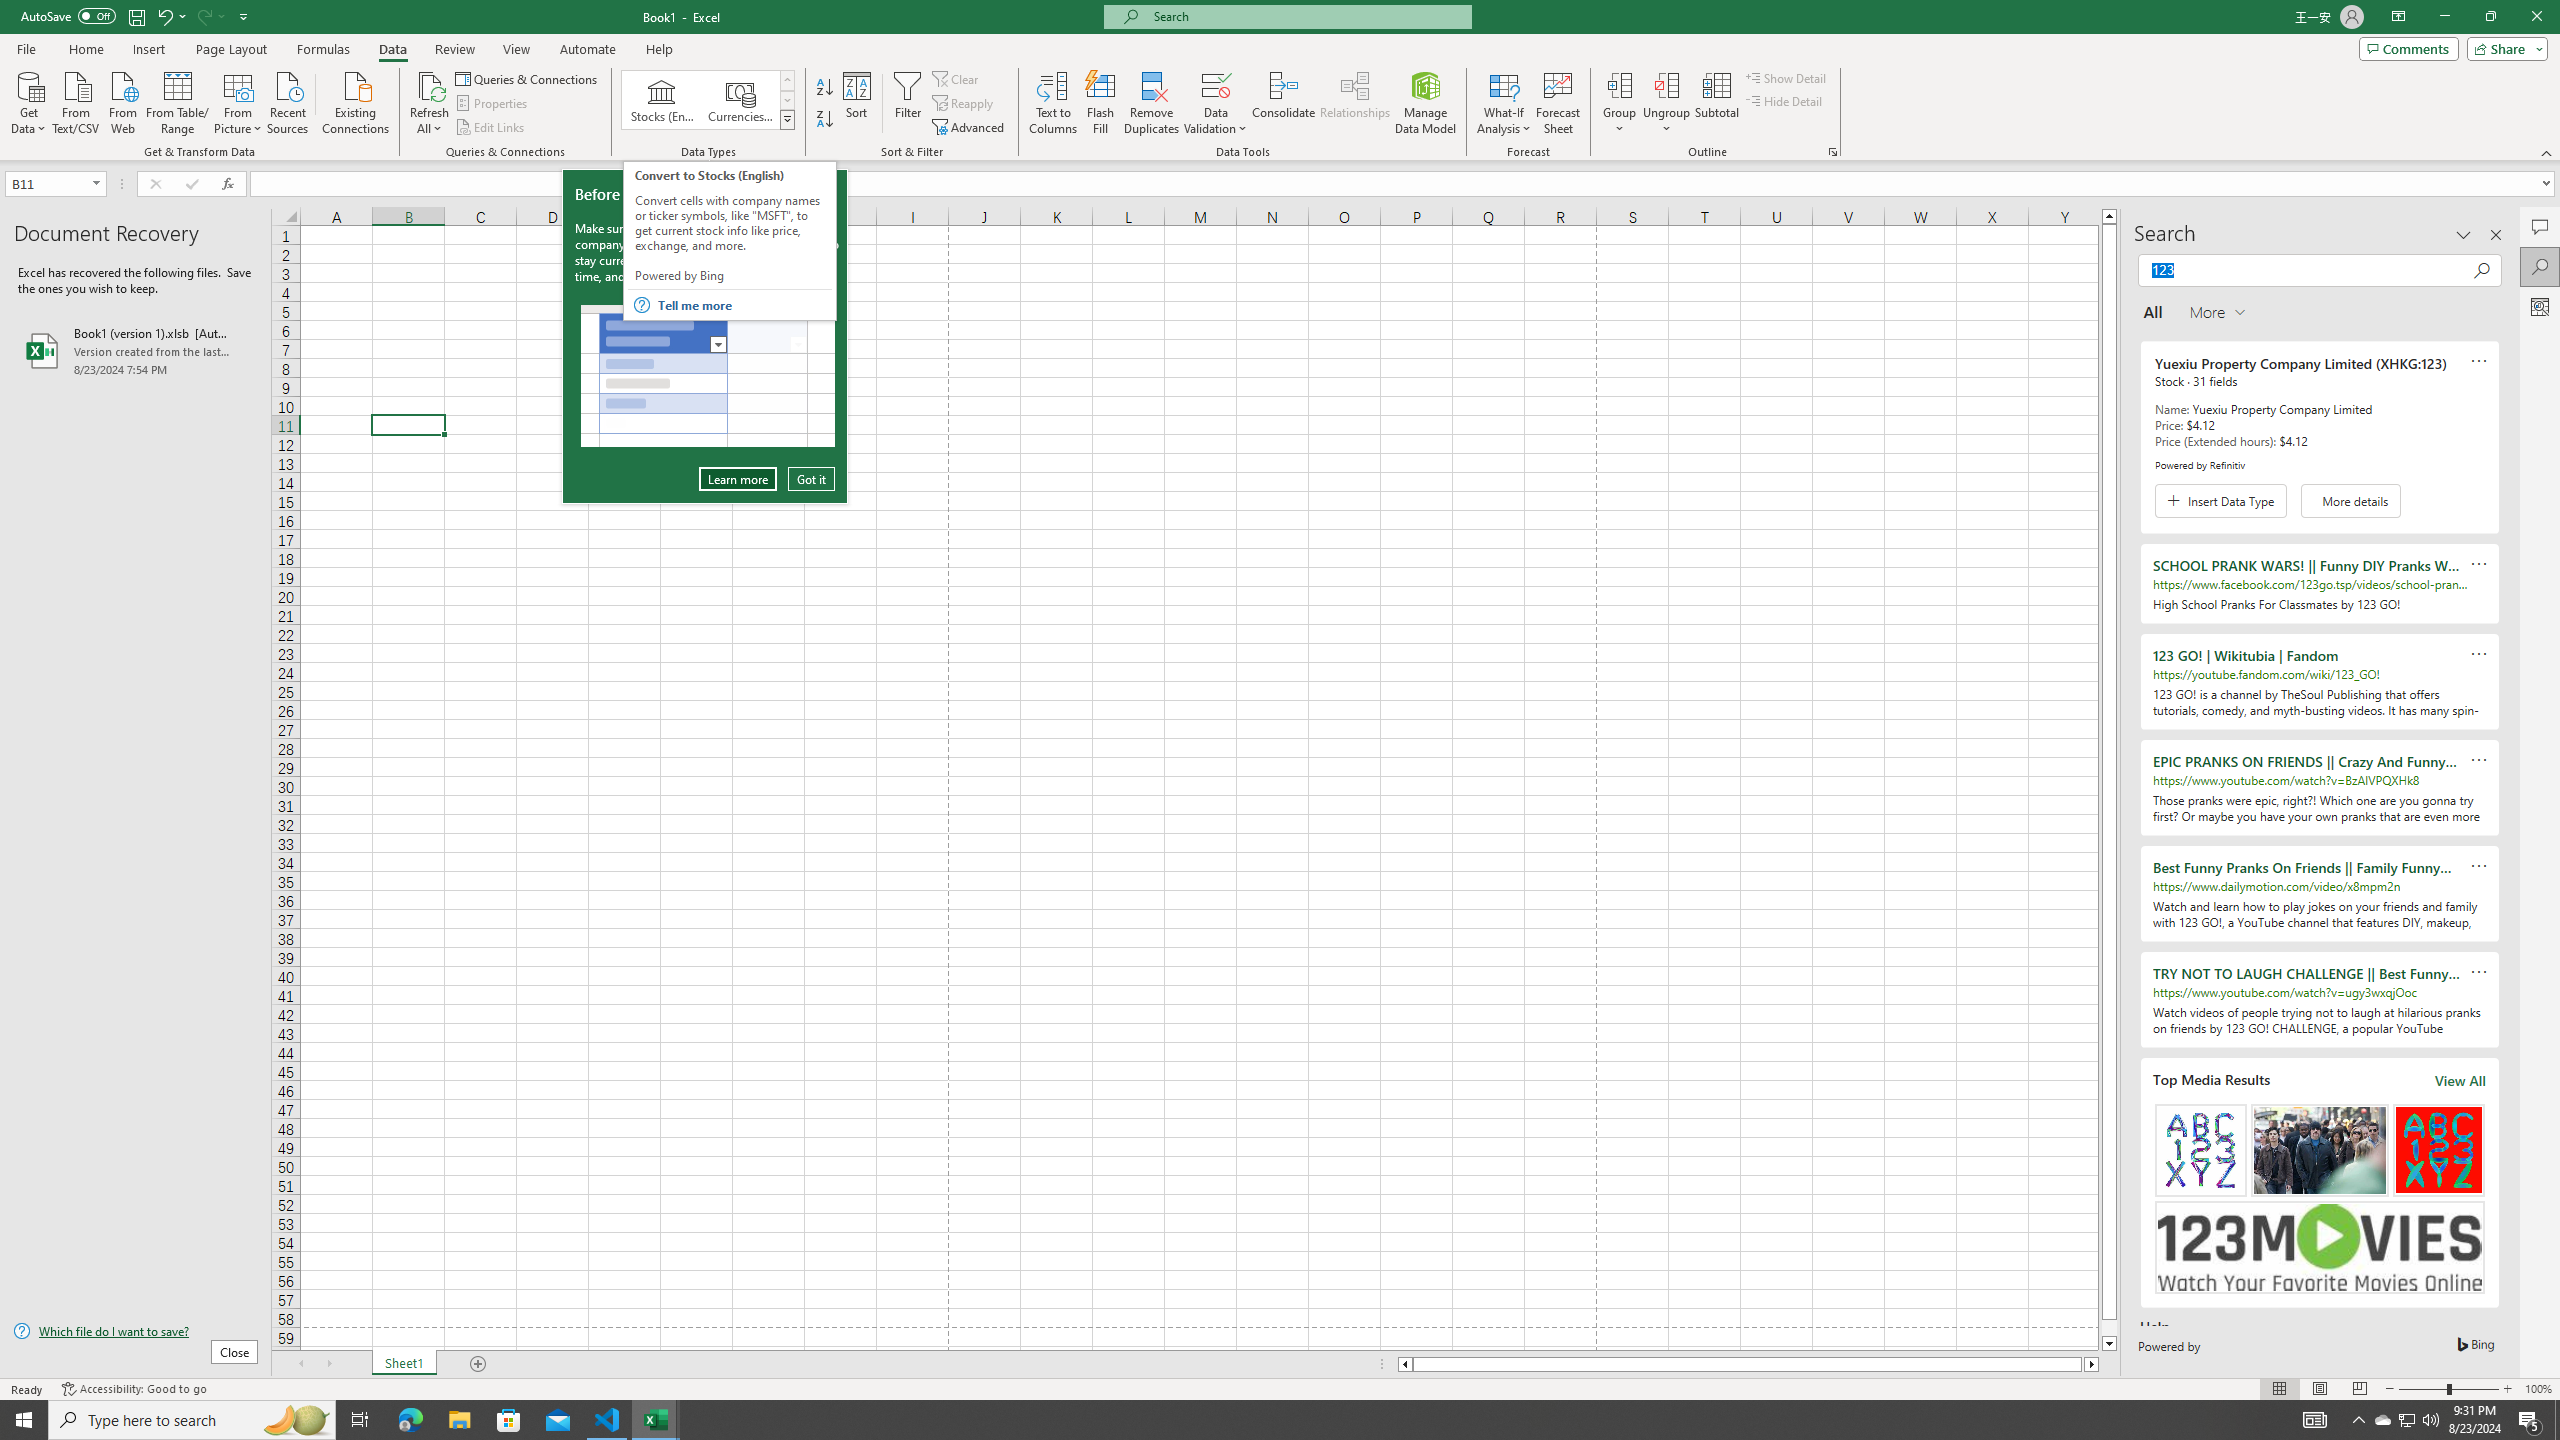  I want to click on 'Notification Chevron', so click(2359, 1418).